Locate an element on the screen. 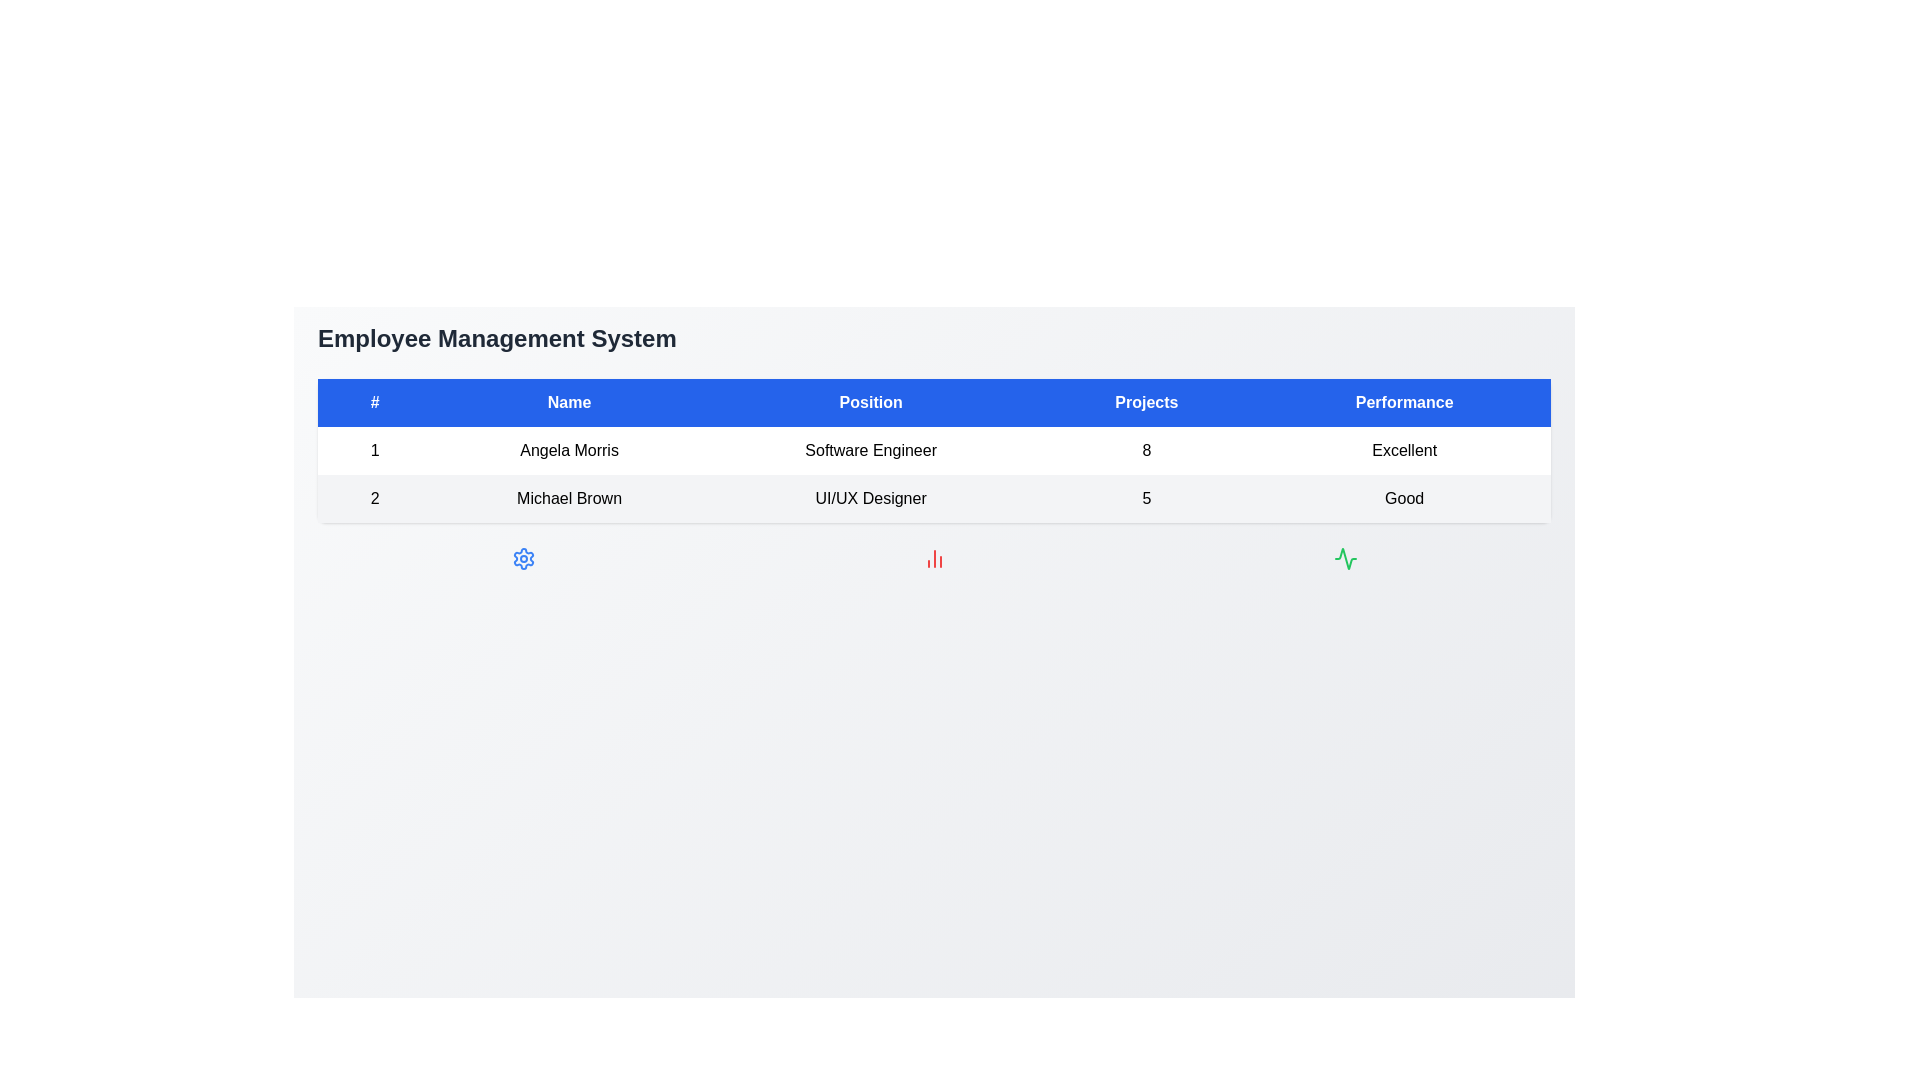 This screenshot has height=1080, width=1920. static text representing the name of the employee located in the second column of the first row of the table under the 'Name' header is located at coordinates (568, 451).